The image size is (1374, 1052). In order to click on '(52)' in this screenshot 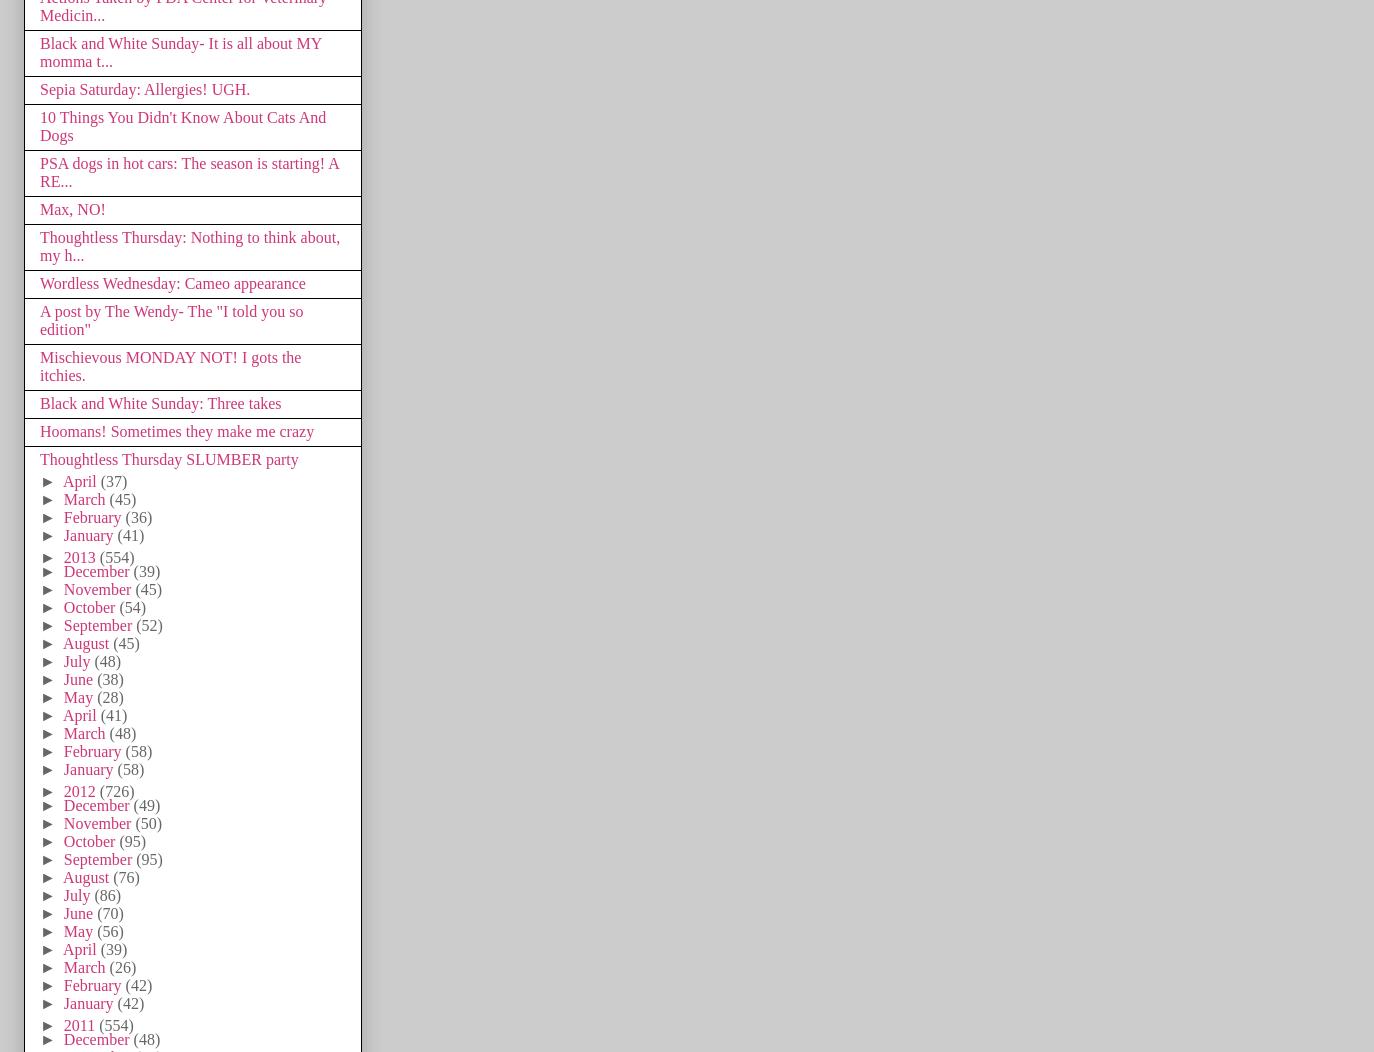, I will do `click(147, 624)`.